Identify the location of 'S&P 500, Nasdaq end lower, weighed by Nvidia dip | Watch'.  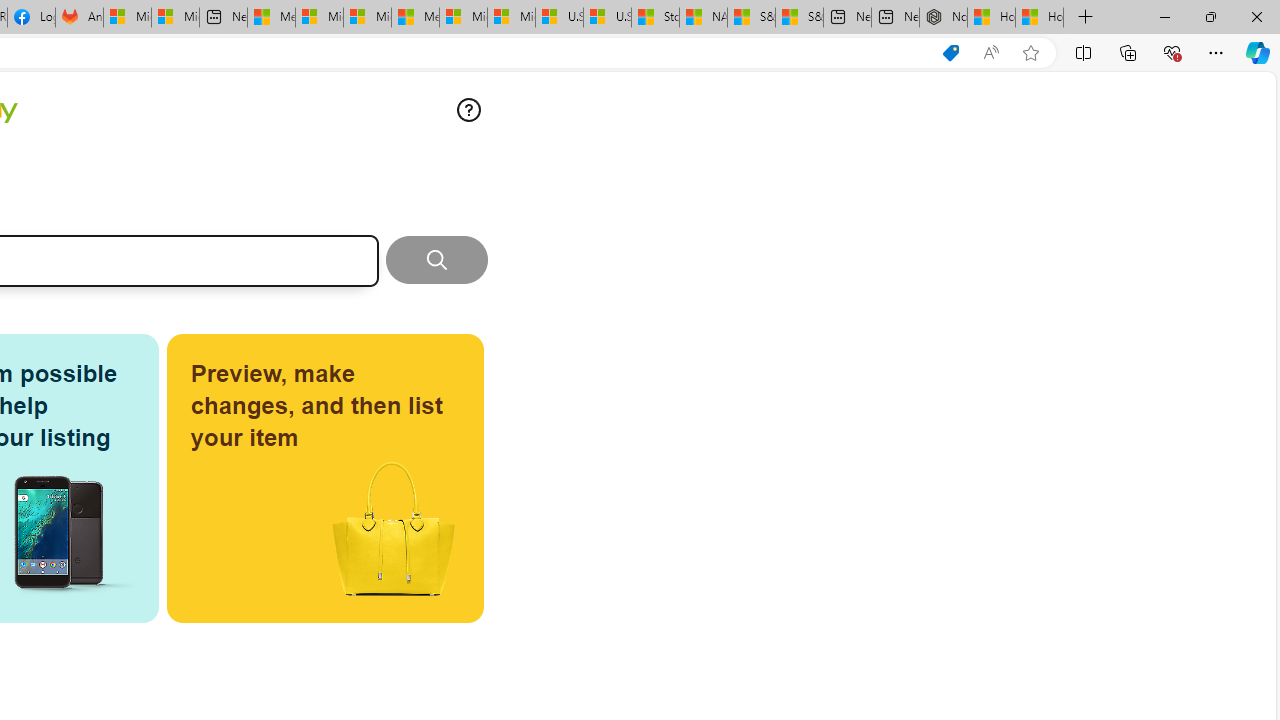
(798, 17).